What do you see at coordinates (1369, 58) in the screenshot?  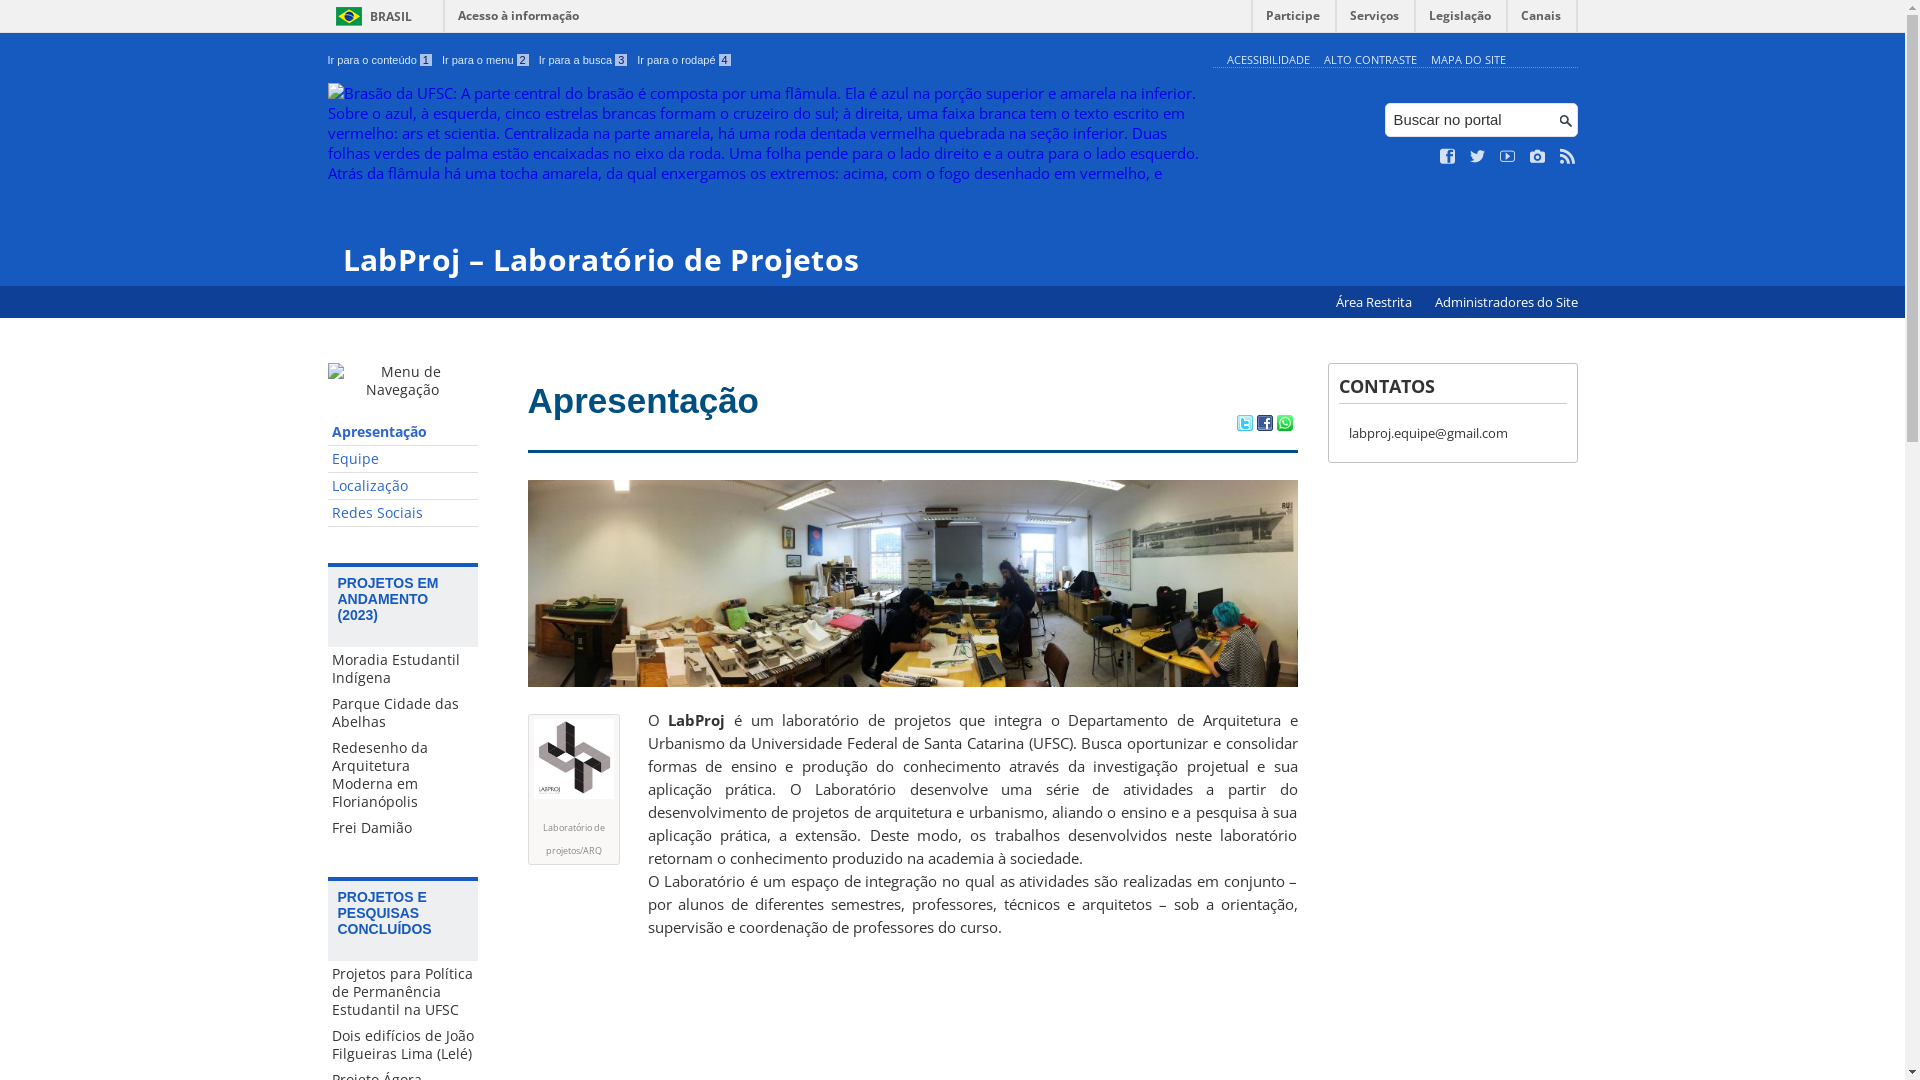 I see `'ALTO CONTRASTE'` at bounding box center [1369, 58].